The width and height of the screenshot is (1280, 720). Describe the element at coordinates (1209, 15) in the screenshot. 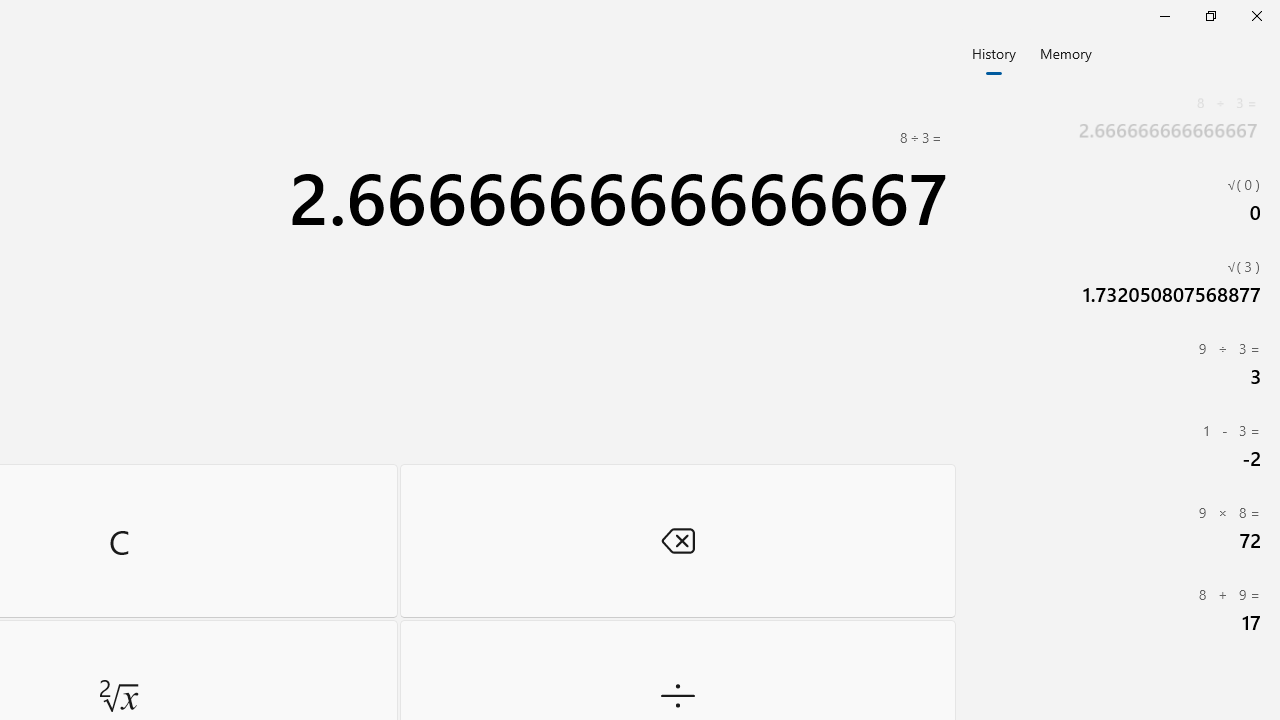

I see `'Restore Calculator'` at that location.